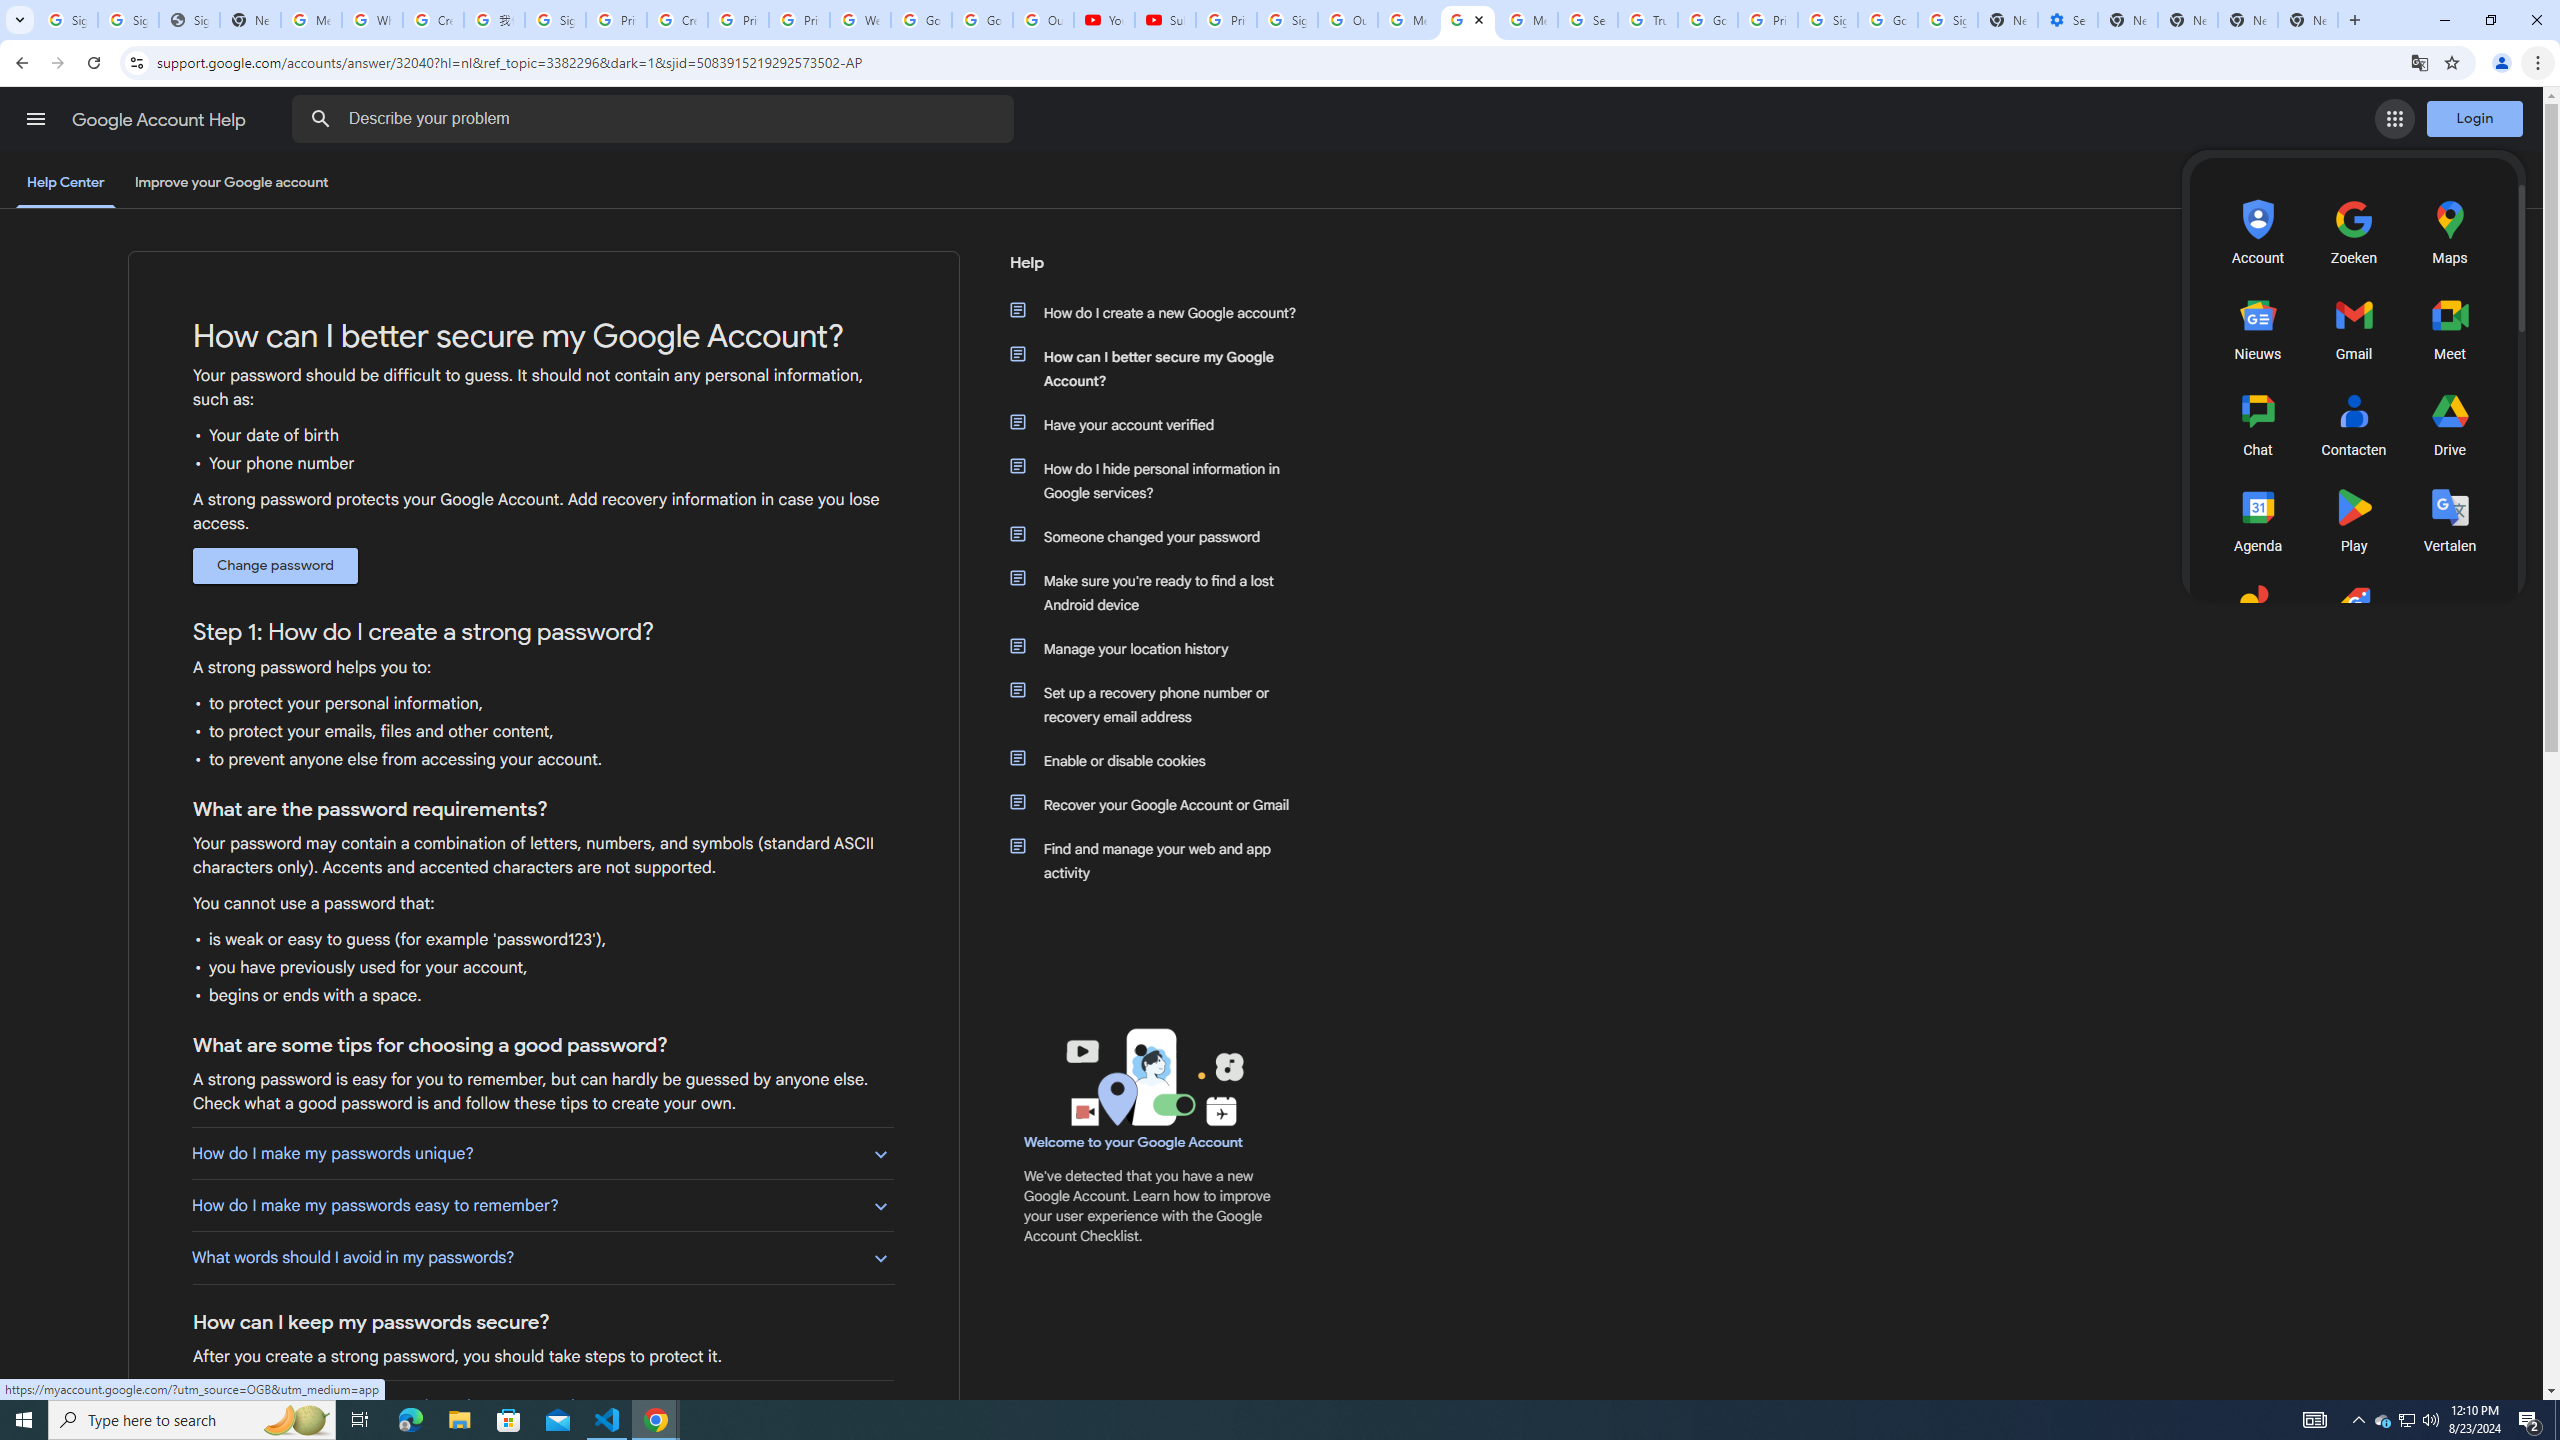 This screenshot has height=1440, width=2560. What do you see at coordinates (1707, 19) in the screenshot?
I see `'Google Ads - Sign in'` at bounding box center [1707, 19].